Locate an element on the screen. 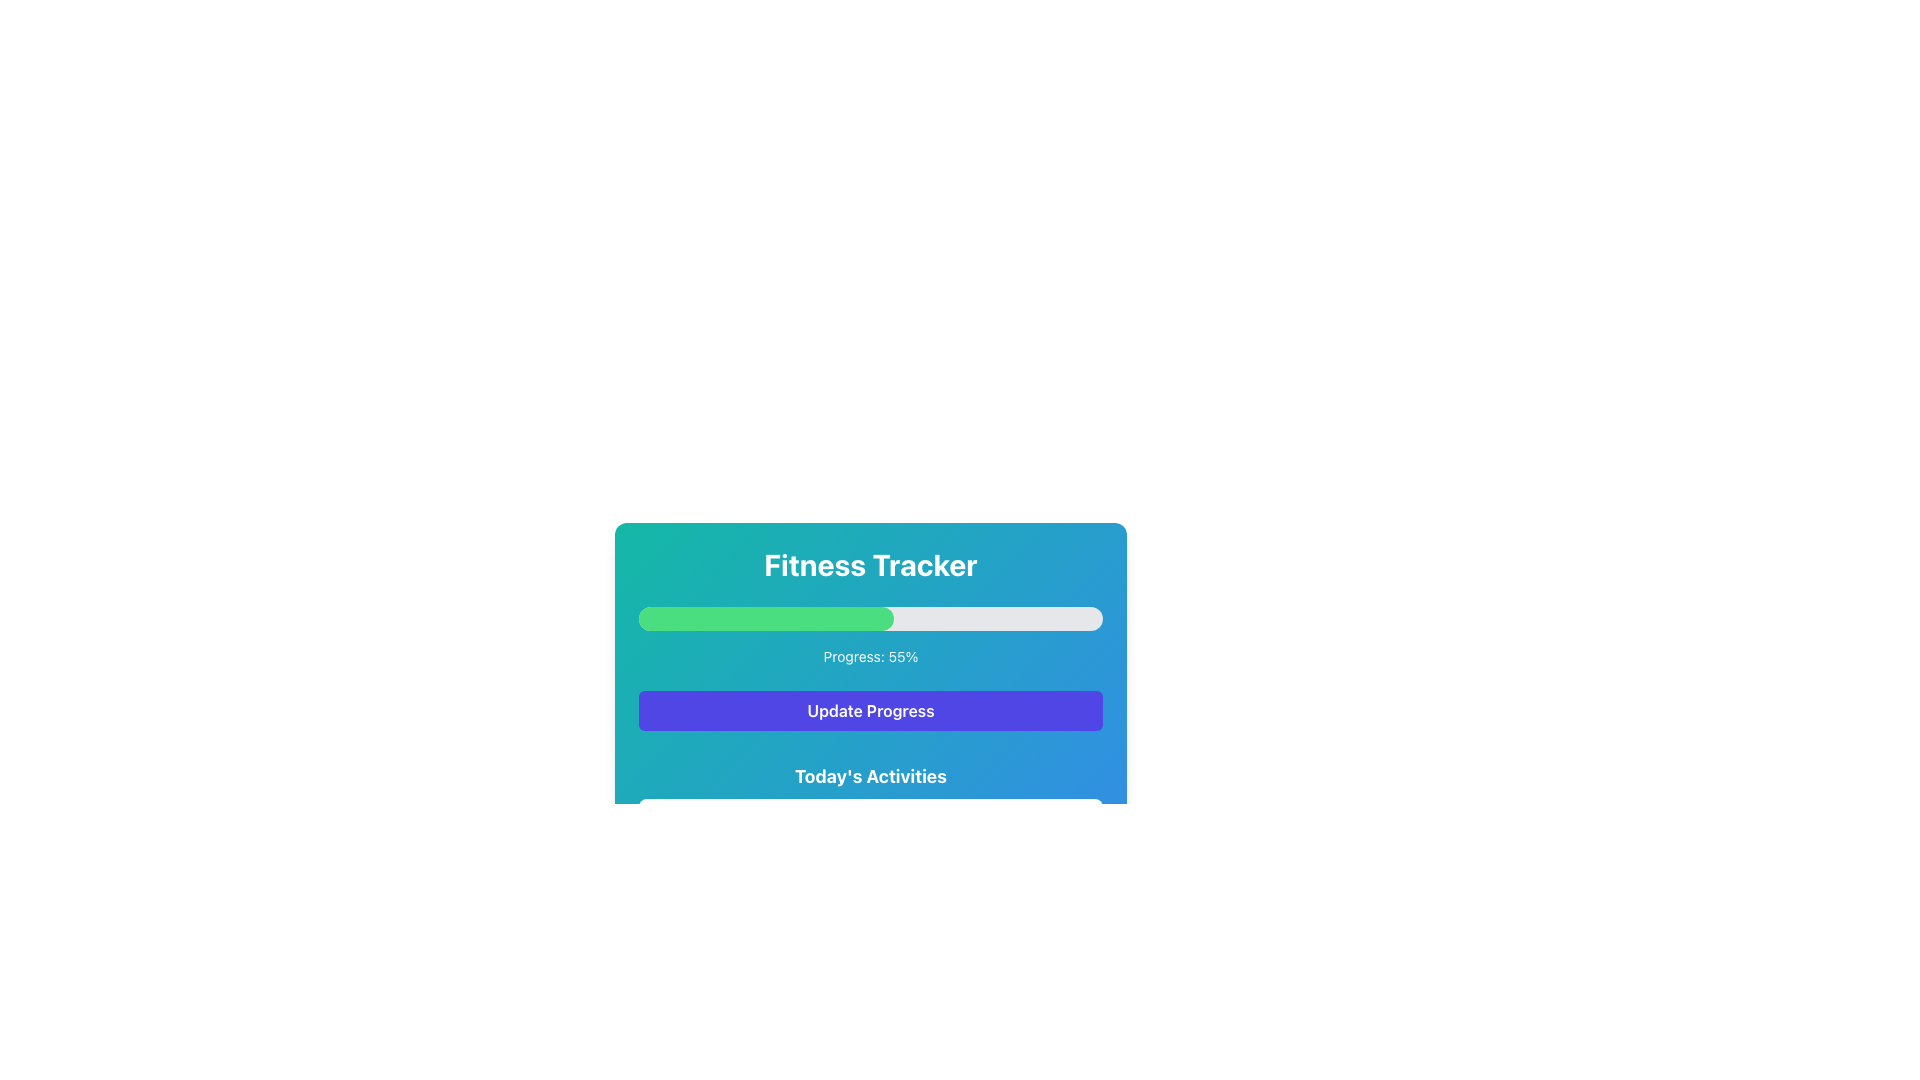 This screenshot has height=1080, width=1920. the header labeled 'Today's Activities' which is styled with bold and white text, located at the top of the activities section is located at coordinates (870, 775).